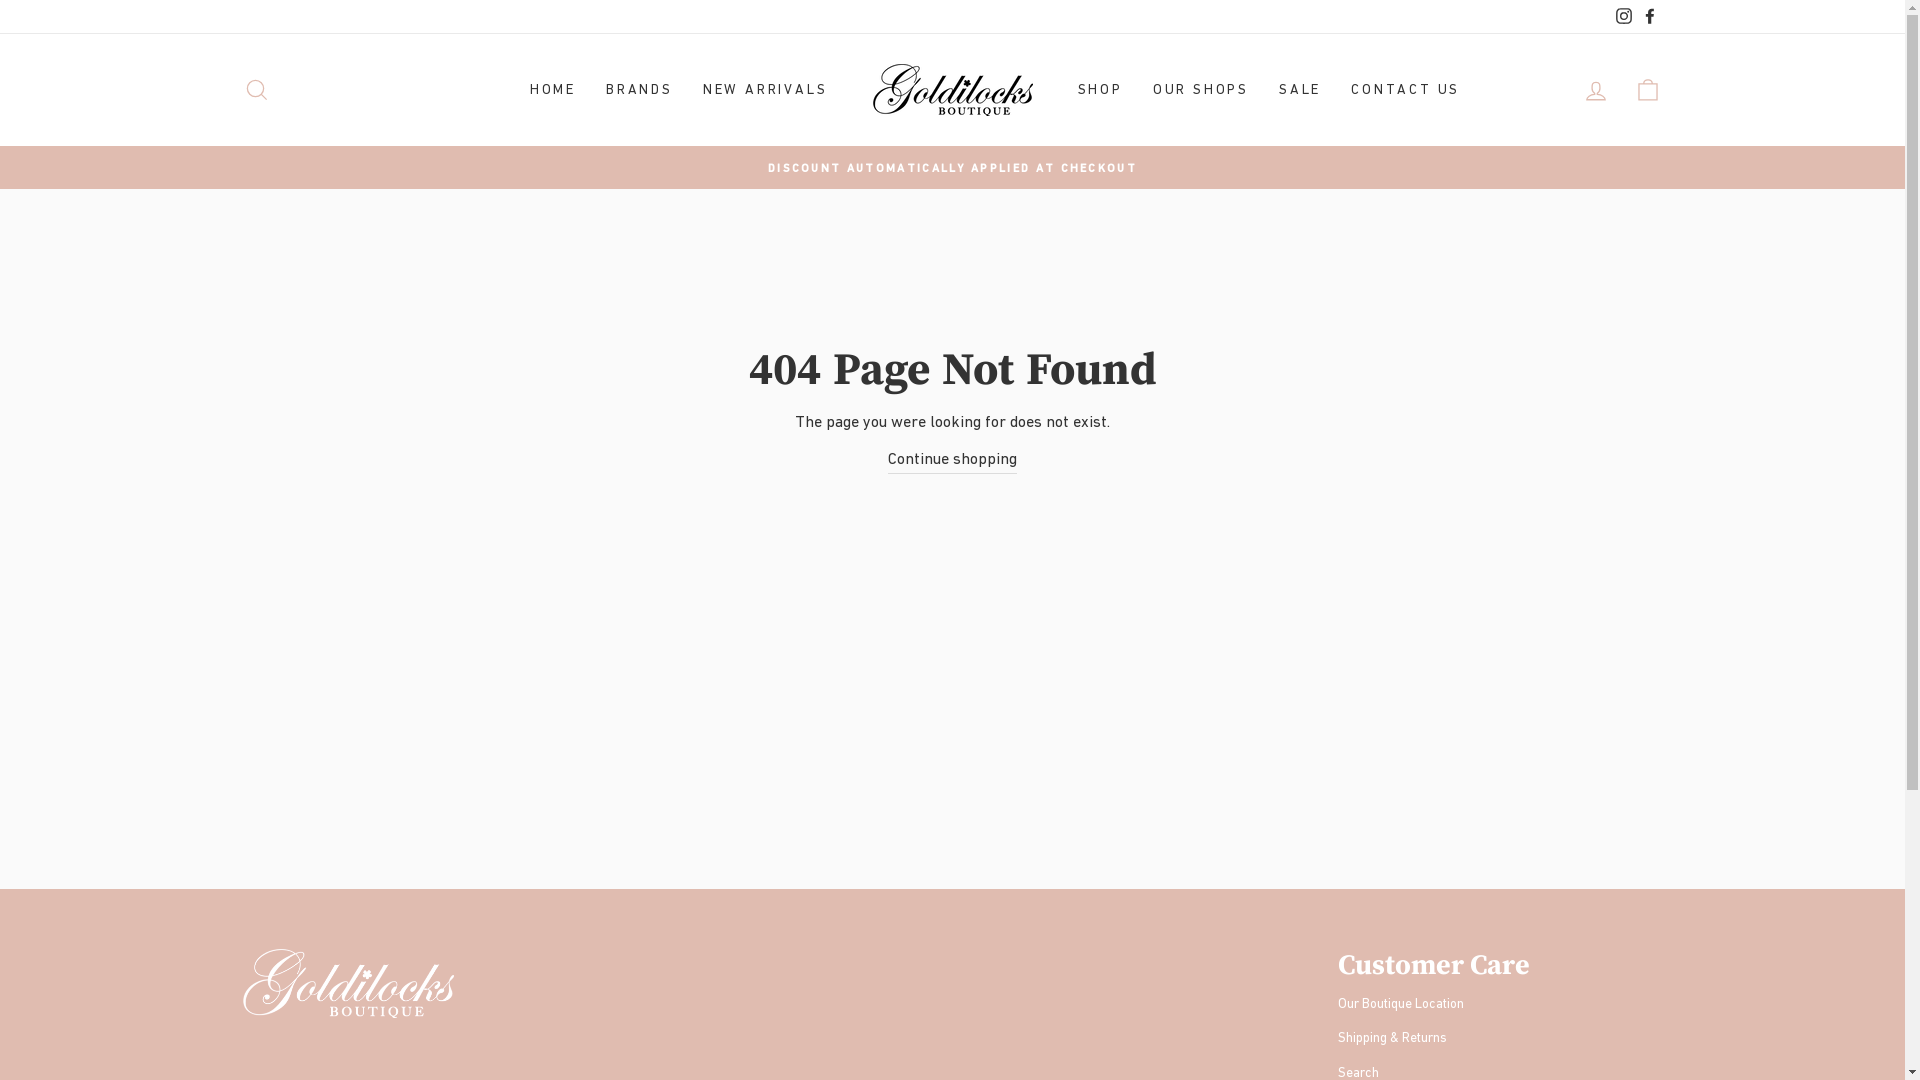 This screenshot has height=1080, width=1920. What do you see at coordinates (1391, 1036) in the screenshot?
I see `'Shipping & Returns'` at bounding box center [1391, 1036].